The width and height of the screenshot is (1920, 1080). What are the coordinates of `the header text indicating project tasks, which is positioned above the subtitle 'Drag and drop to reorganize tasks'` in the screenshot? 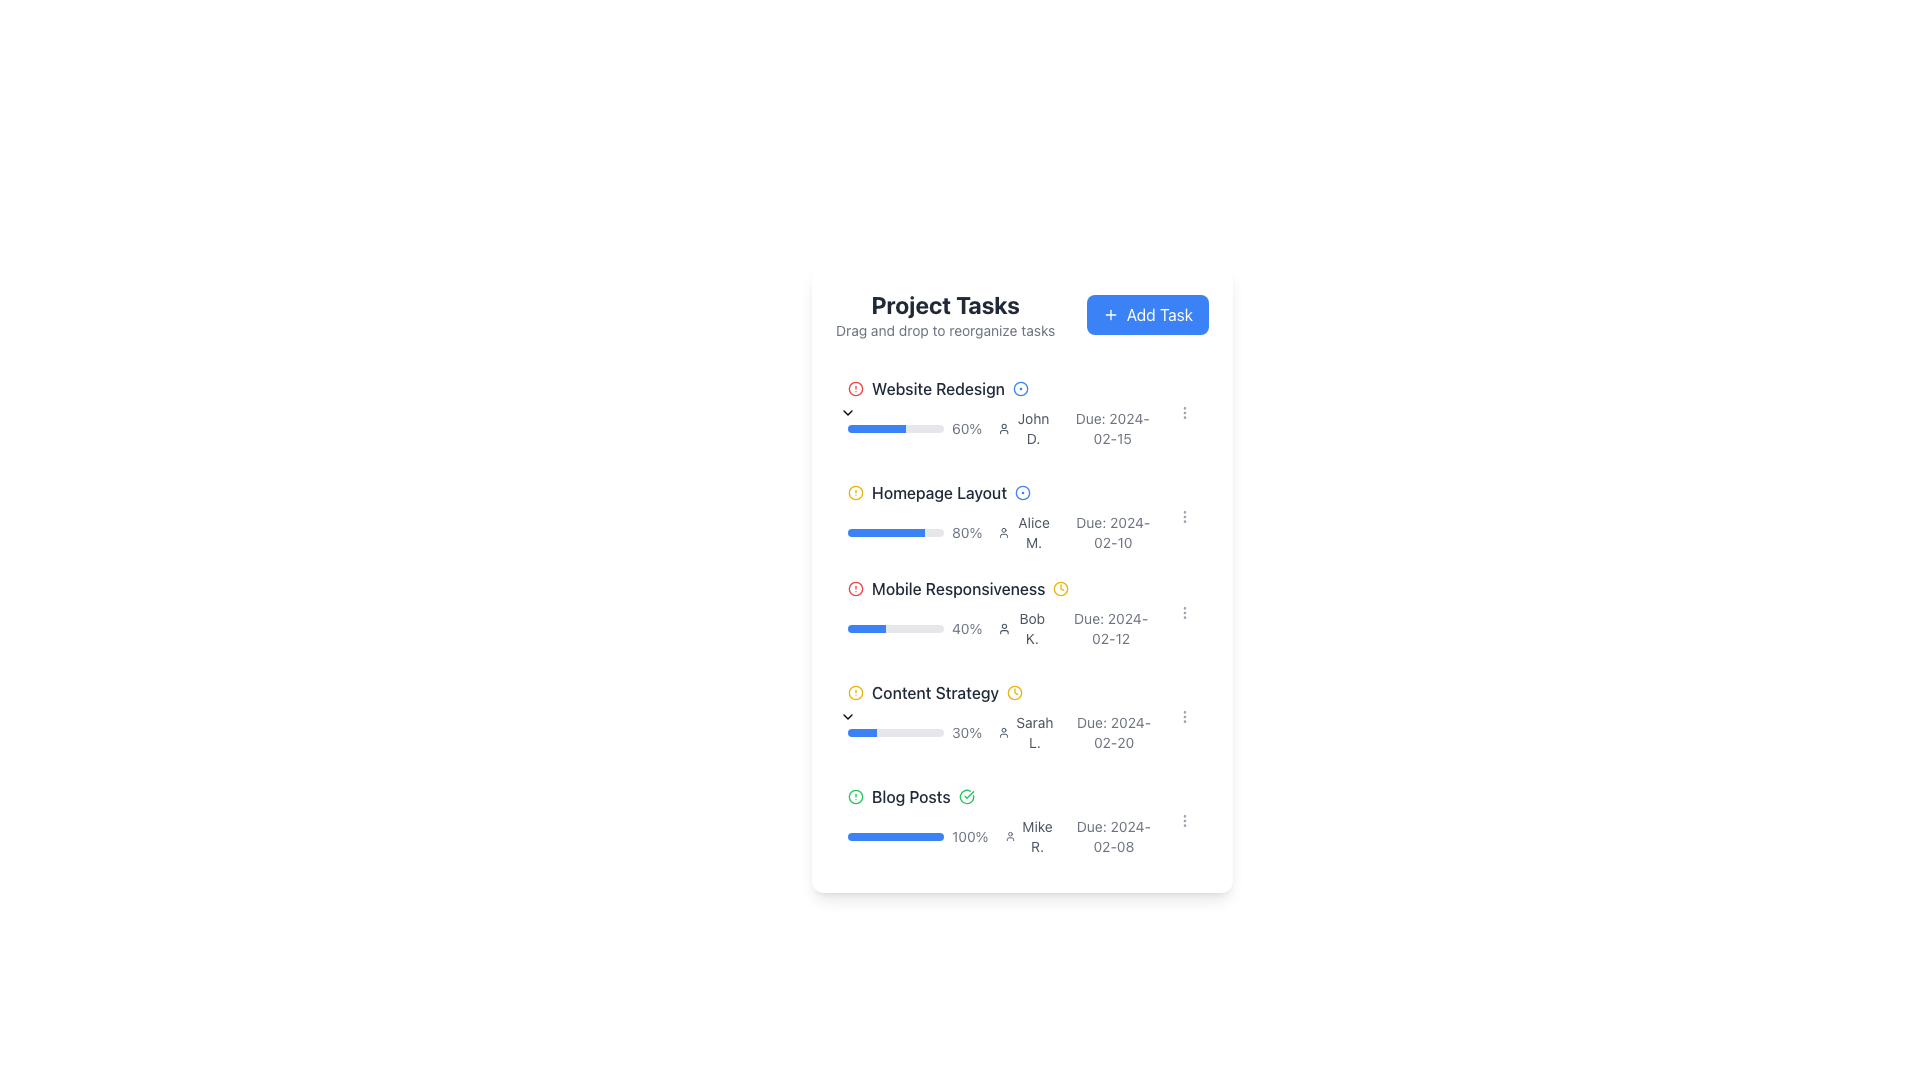 It's located at (944, 304).